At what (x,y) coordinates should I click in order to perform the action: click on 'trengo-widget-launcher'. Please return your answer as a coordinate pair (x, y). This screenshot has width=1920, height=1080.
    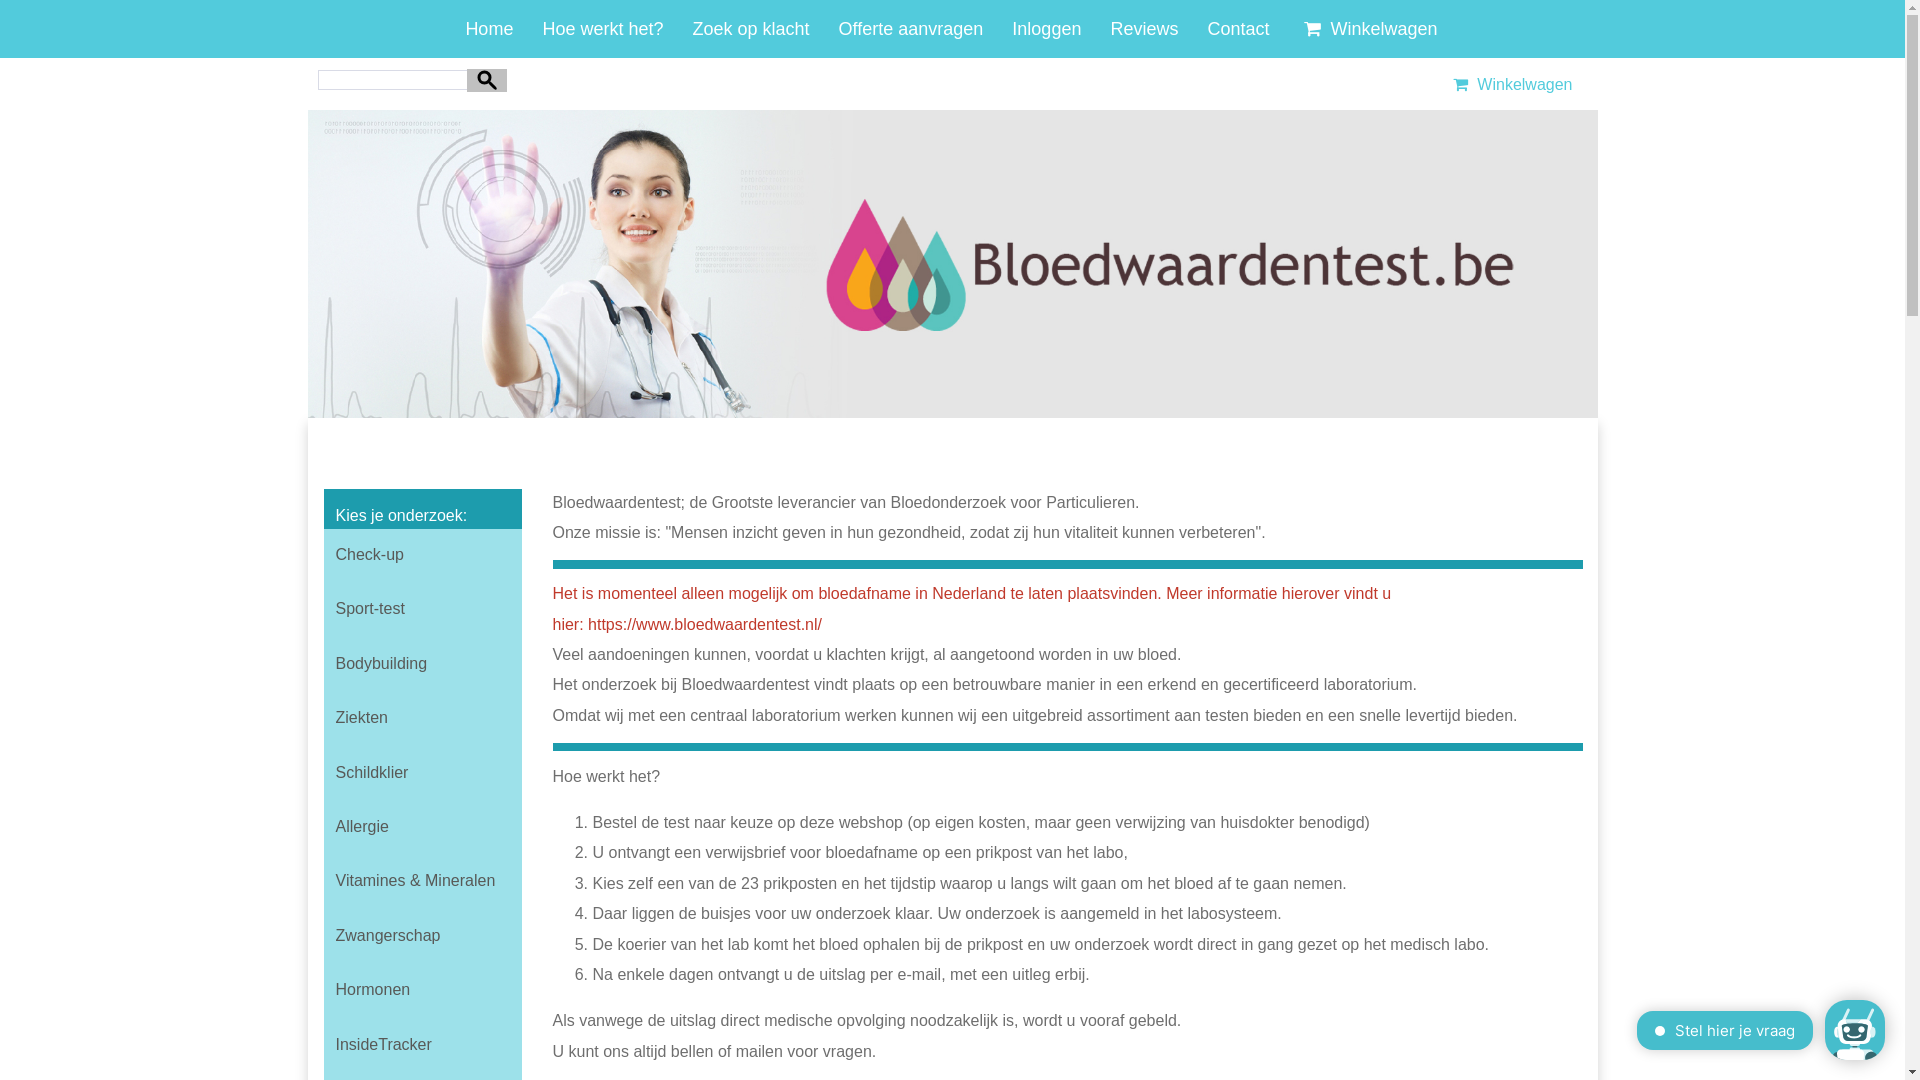
    Looking at the image, I should click on (1824, 1029).